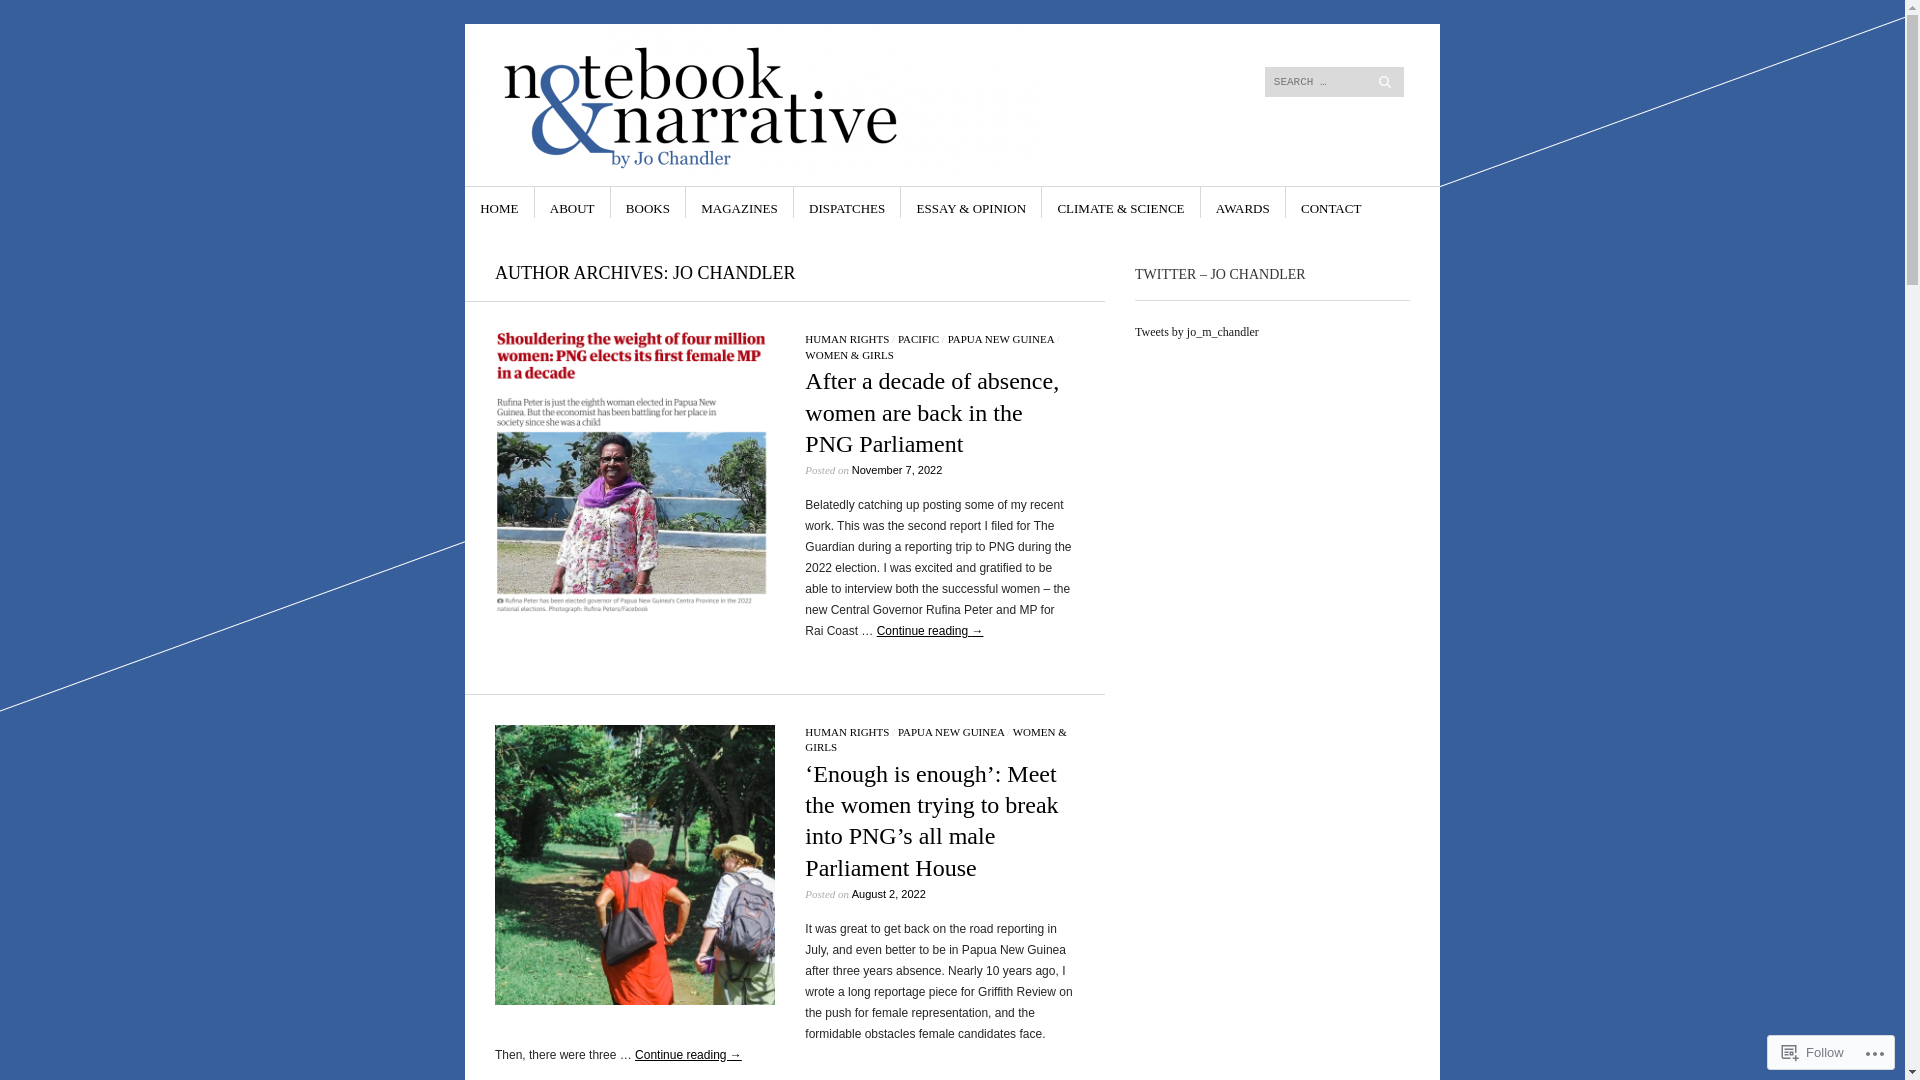  Describe the element at coordinates (672, 273) in the screenshot. I see `'JO CHANDLER'` at that location.